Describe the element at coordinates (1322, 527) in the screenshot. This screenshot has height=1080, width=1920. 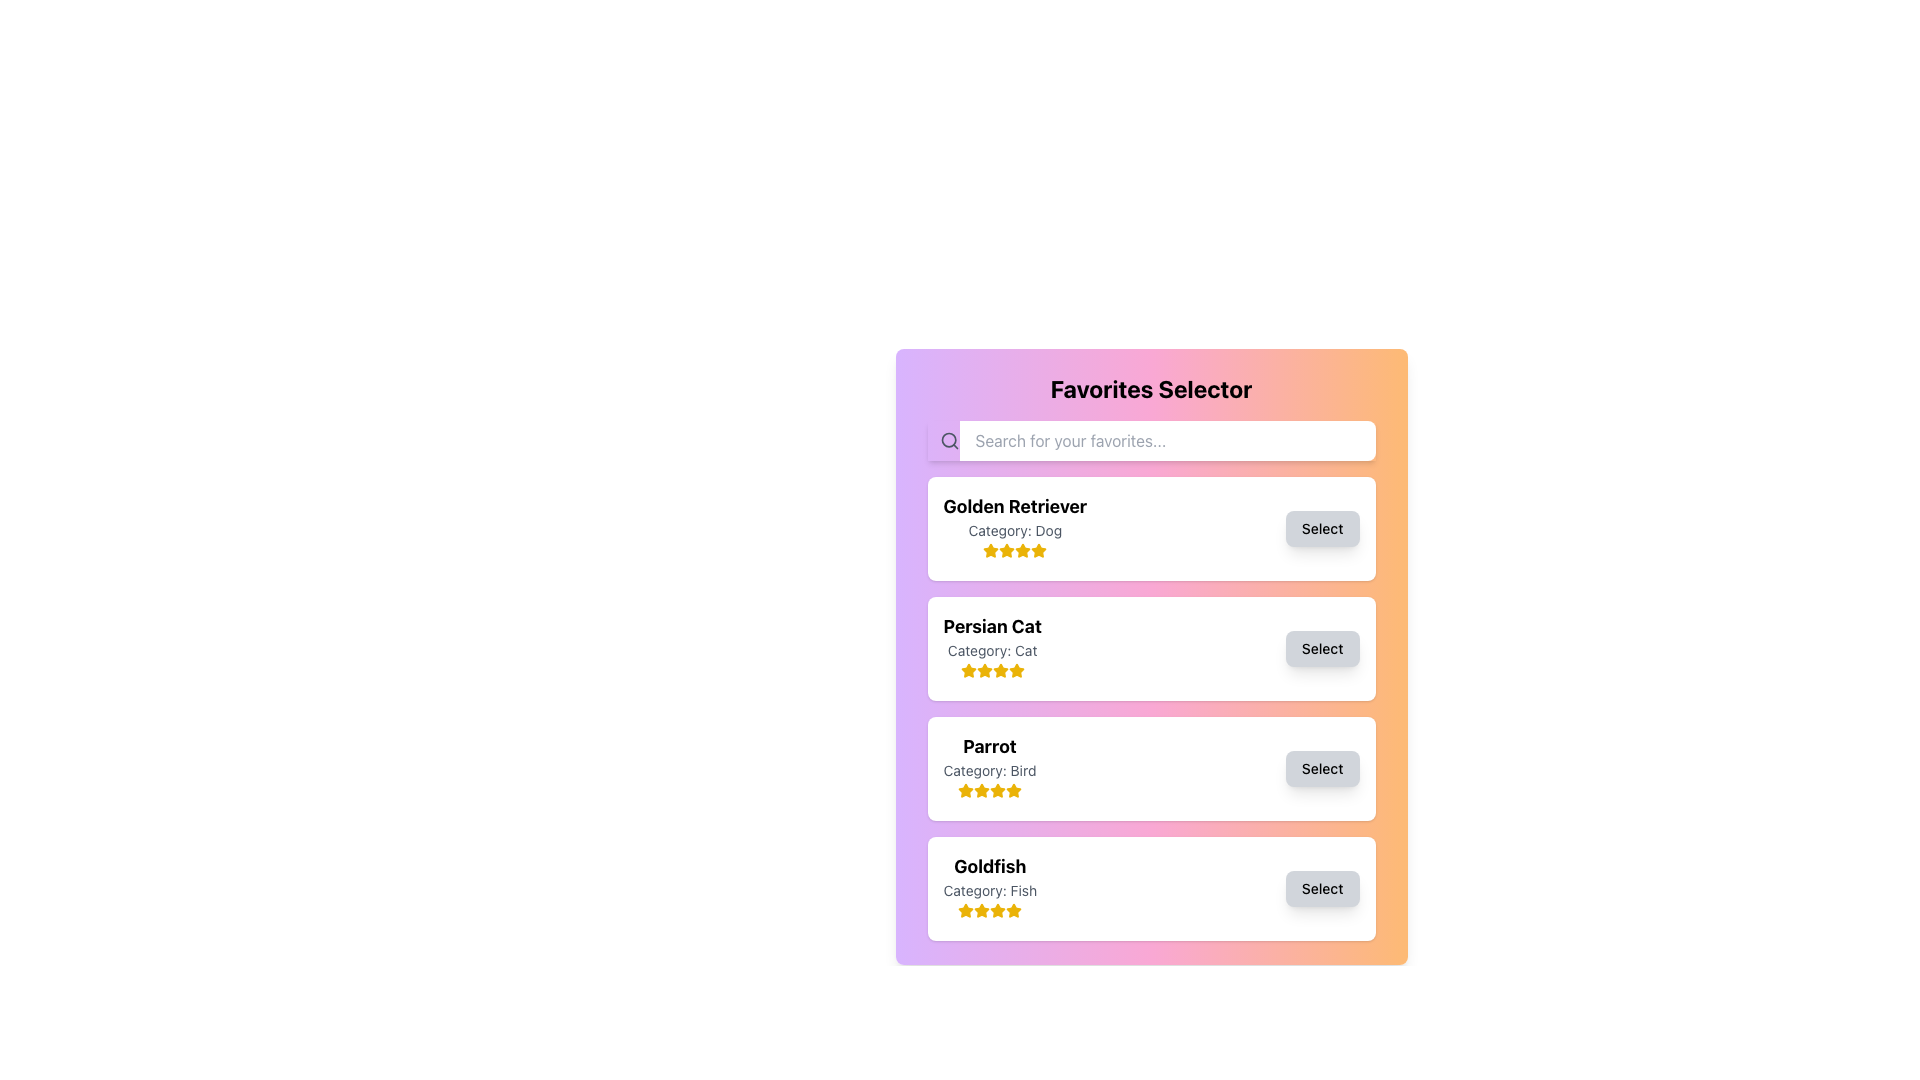
I see `the 'Select' button with a gray background and black text, located to the right of the 'Golden Retriever' title in the list` at that location.